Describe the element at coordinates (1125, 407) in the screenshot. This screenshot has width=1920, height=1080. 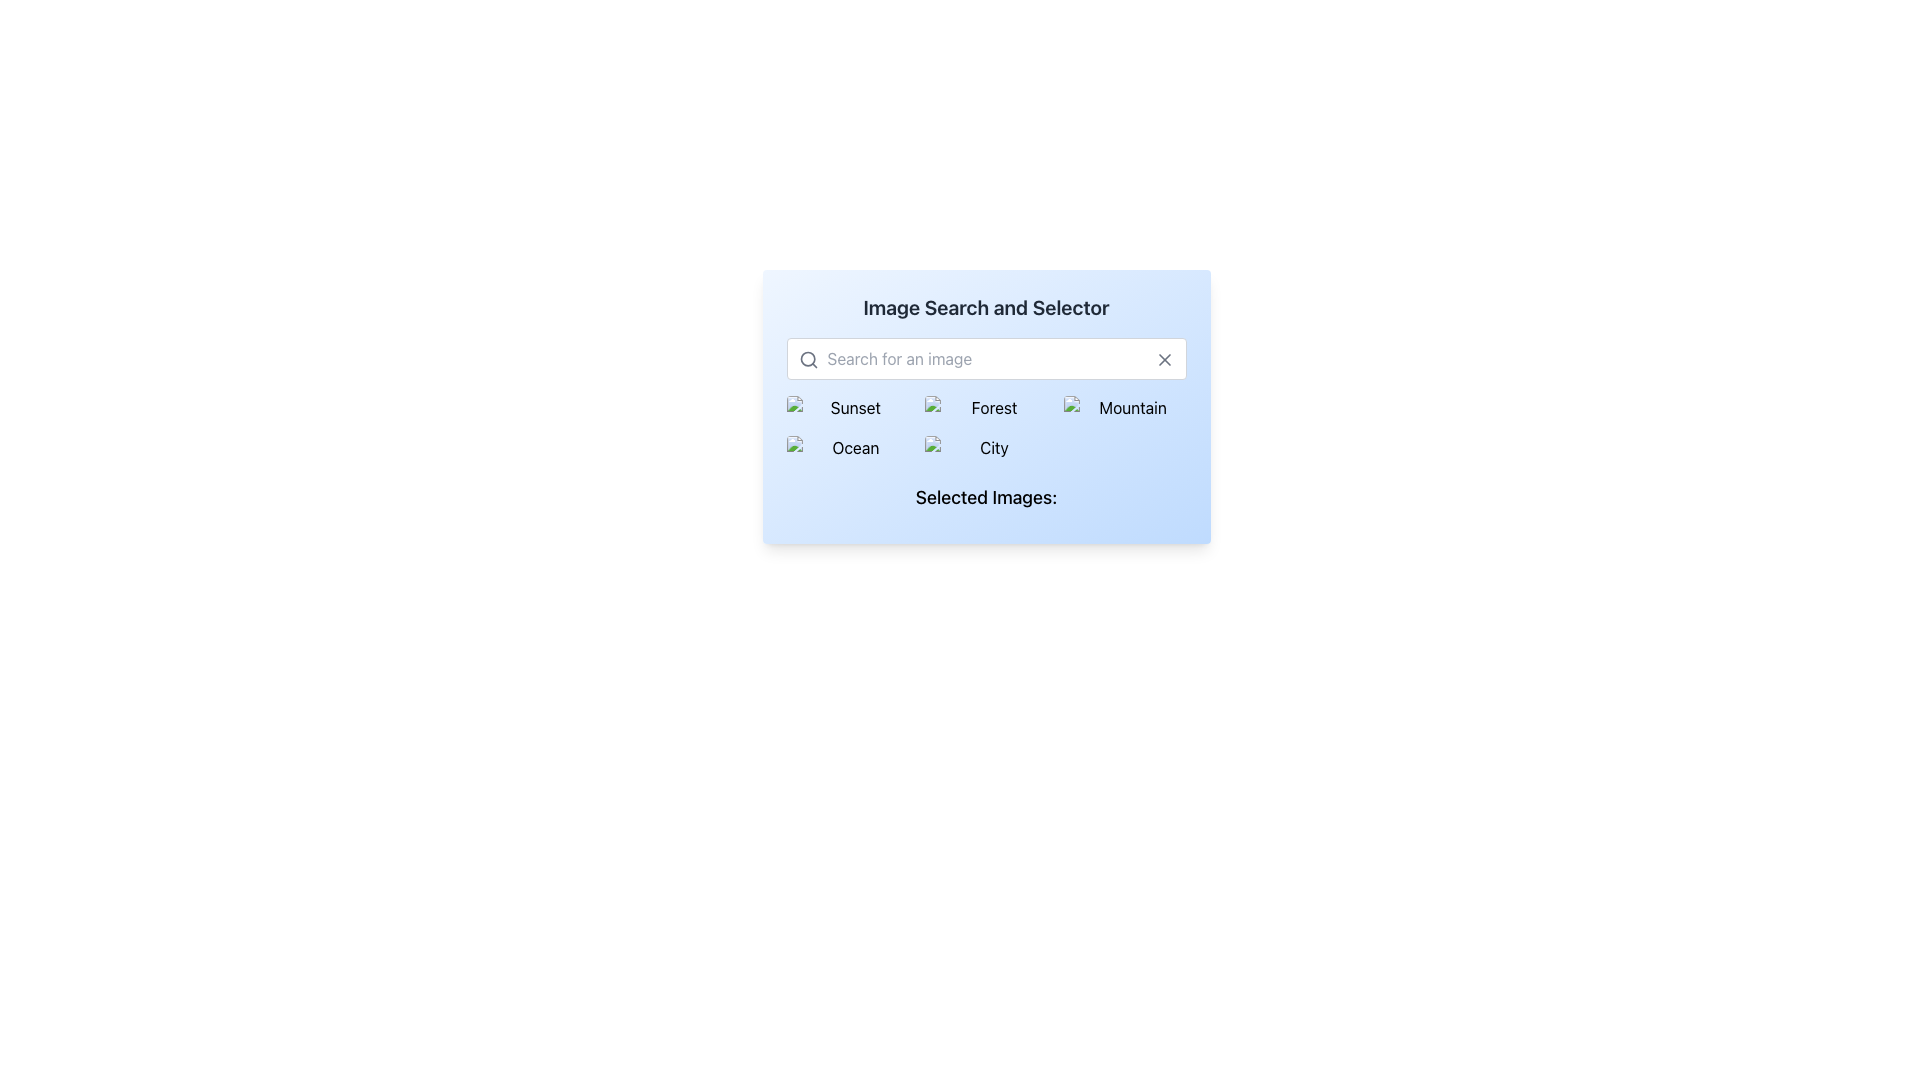
I see `the 'Mountain' category button, which is the third element in the first row of a grid layout beneath the search bar` at that location.